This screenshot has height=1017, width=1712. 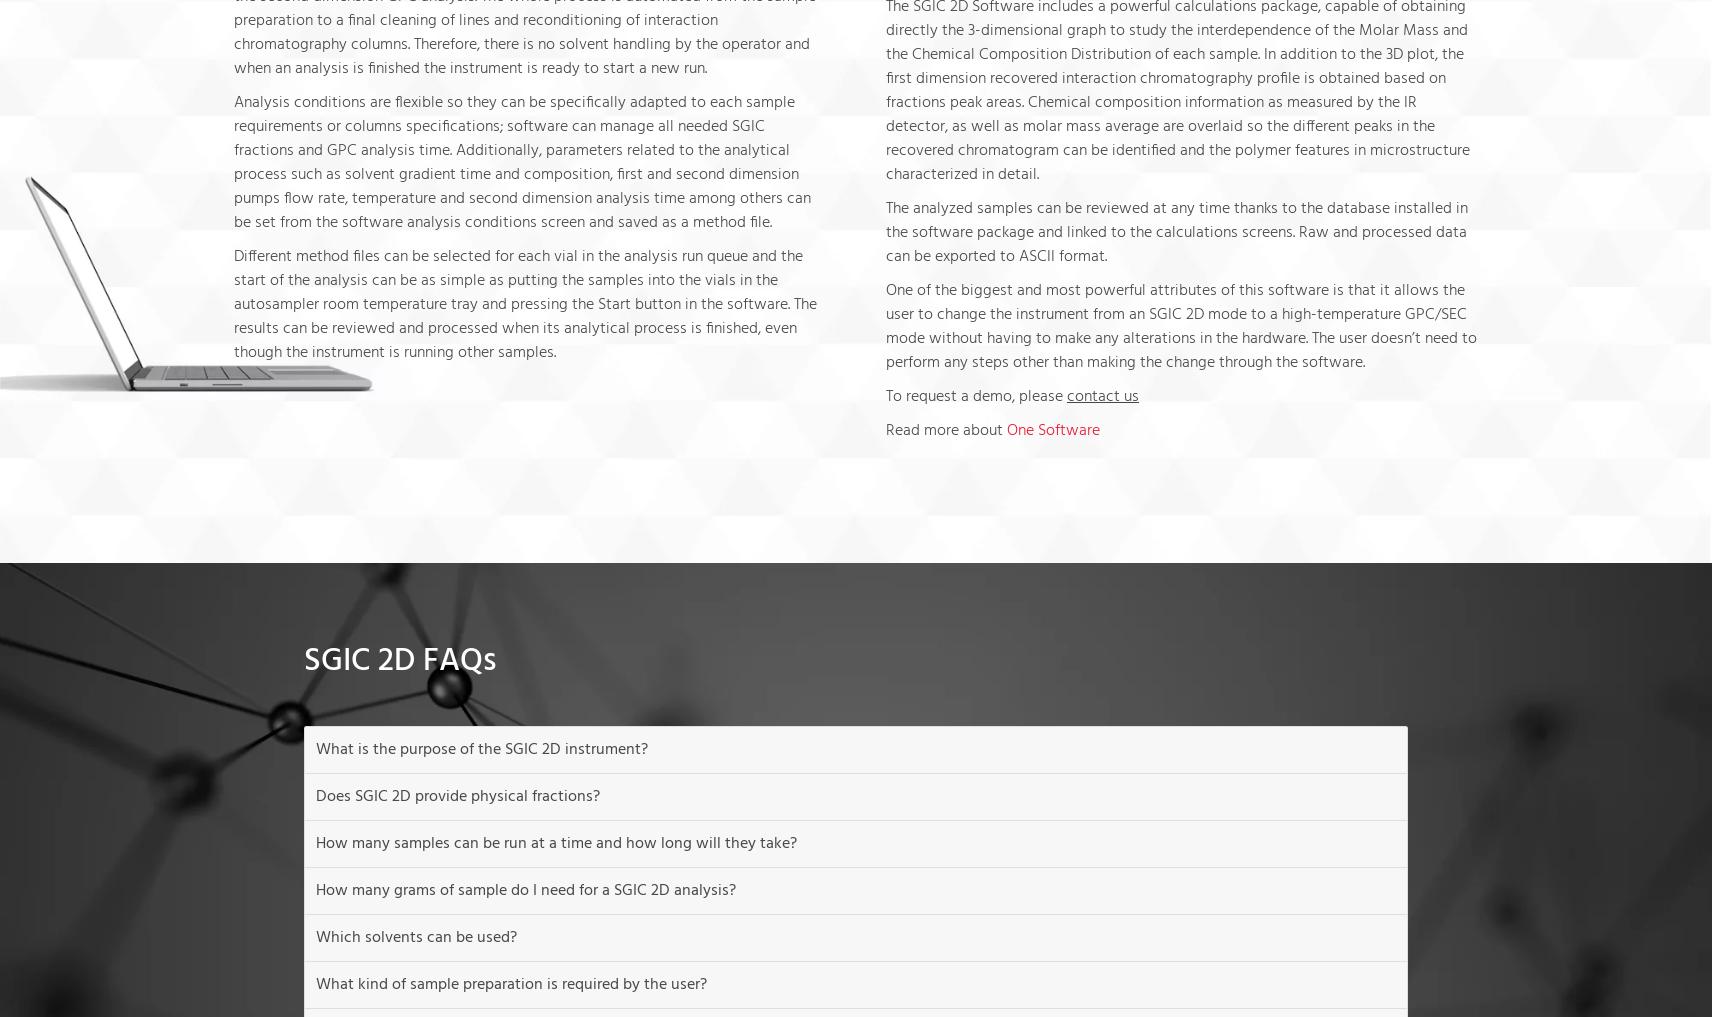 I want to click on 'What kind of sample preparation is required by the user?', so click(x=510, y=984).